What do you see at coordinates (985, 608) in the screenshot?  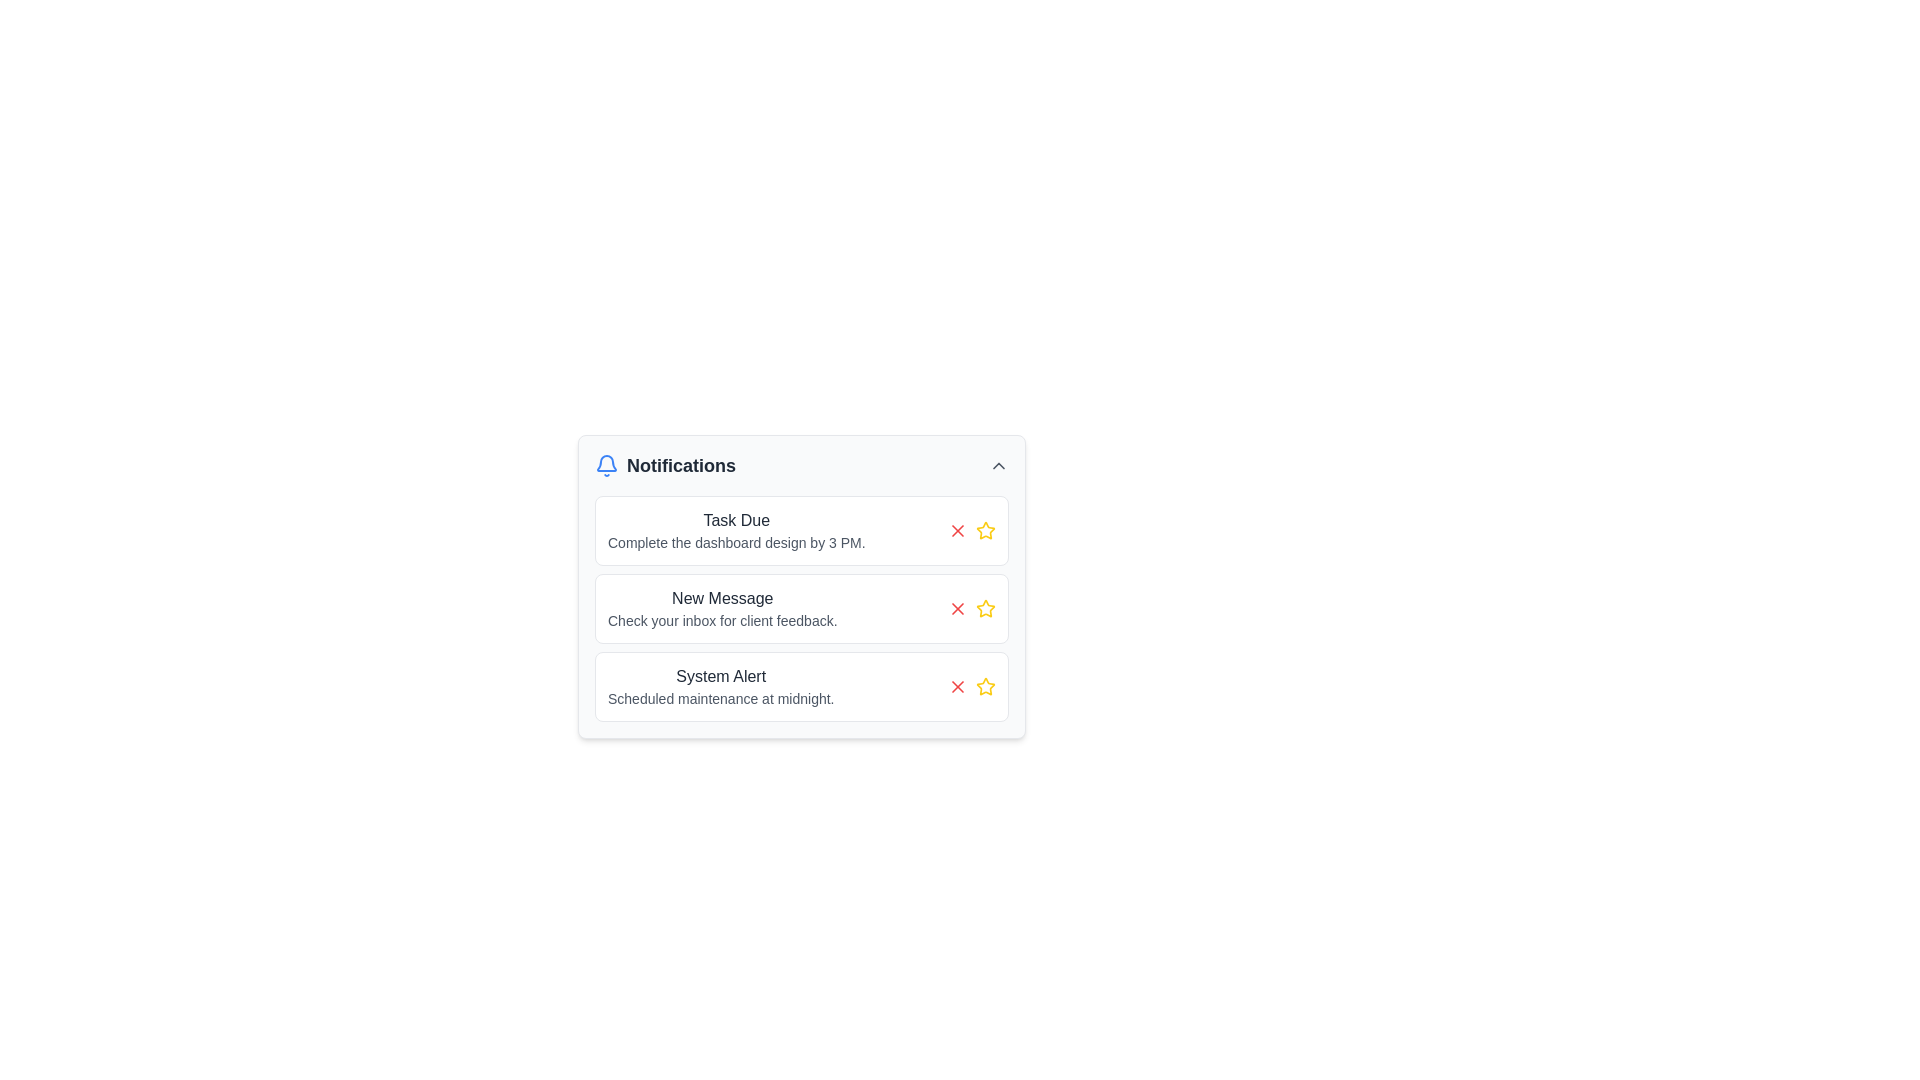 I see `the yellow star icon located to the far right of the 'New Message' row in the notification panel` at bounding box center [985, 608].